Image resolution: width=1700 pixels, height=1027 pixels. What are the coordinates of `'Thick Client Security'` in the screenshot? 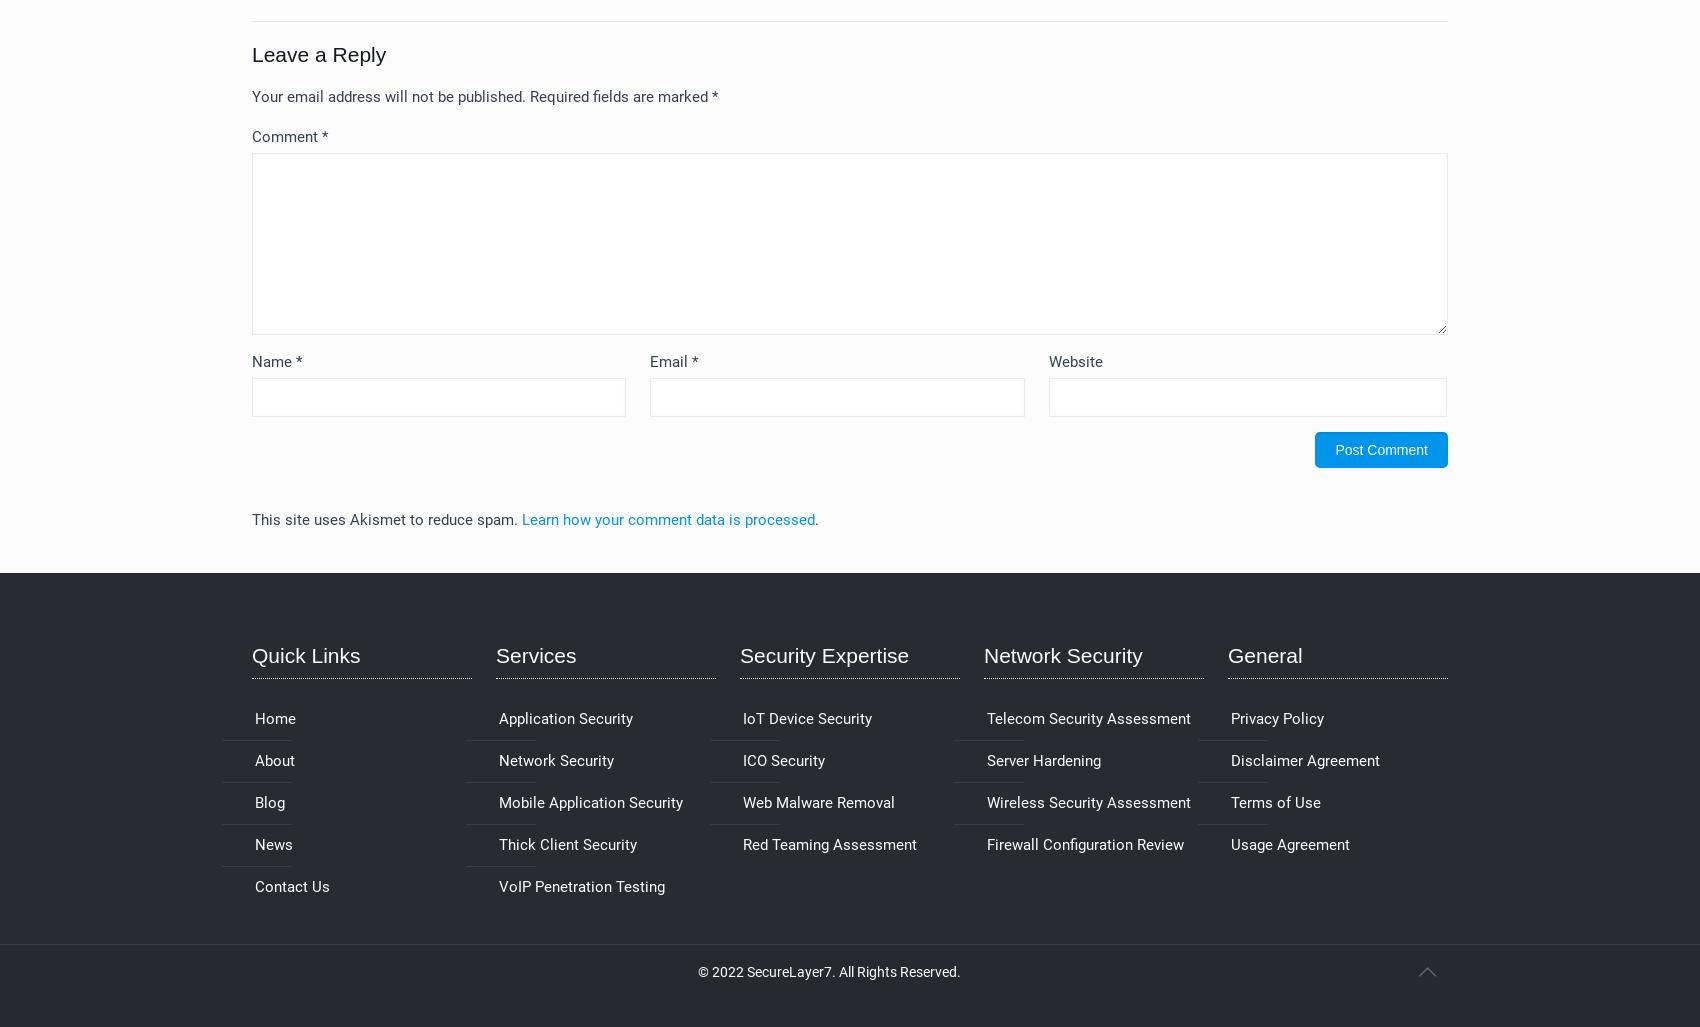 It's located at (566, 845).